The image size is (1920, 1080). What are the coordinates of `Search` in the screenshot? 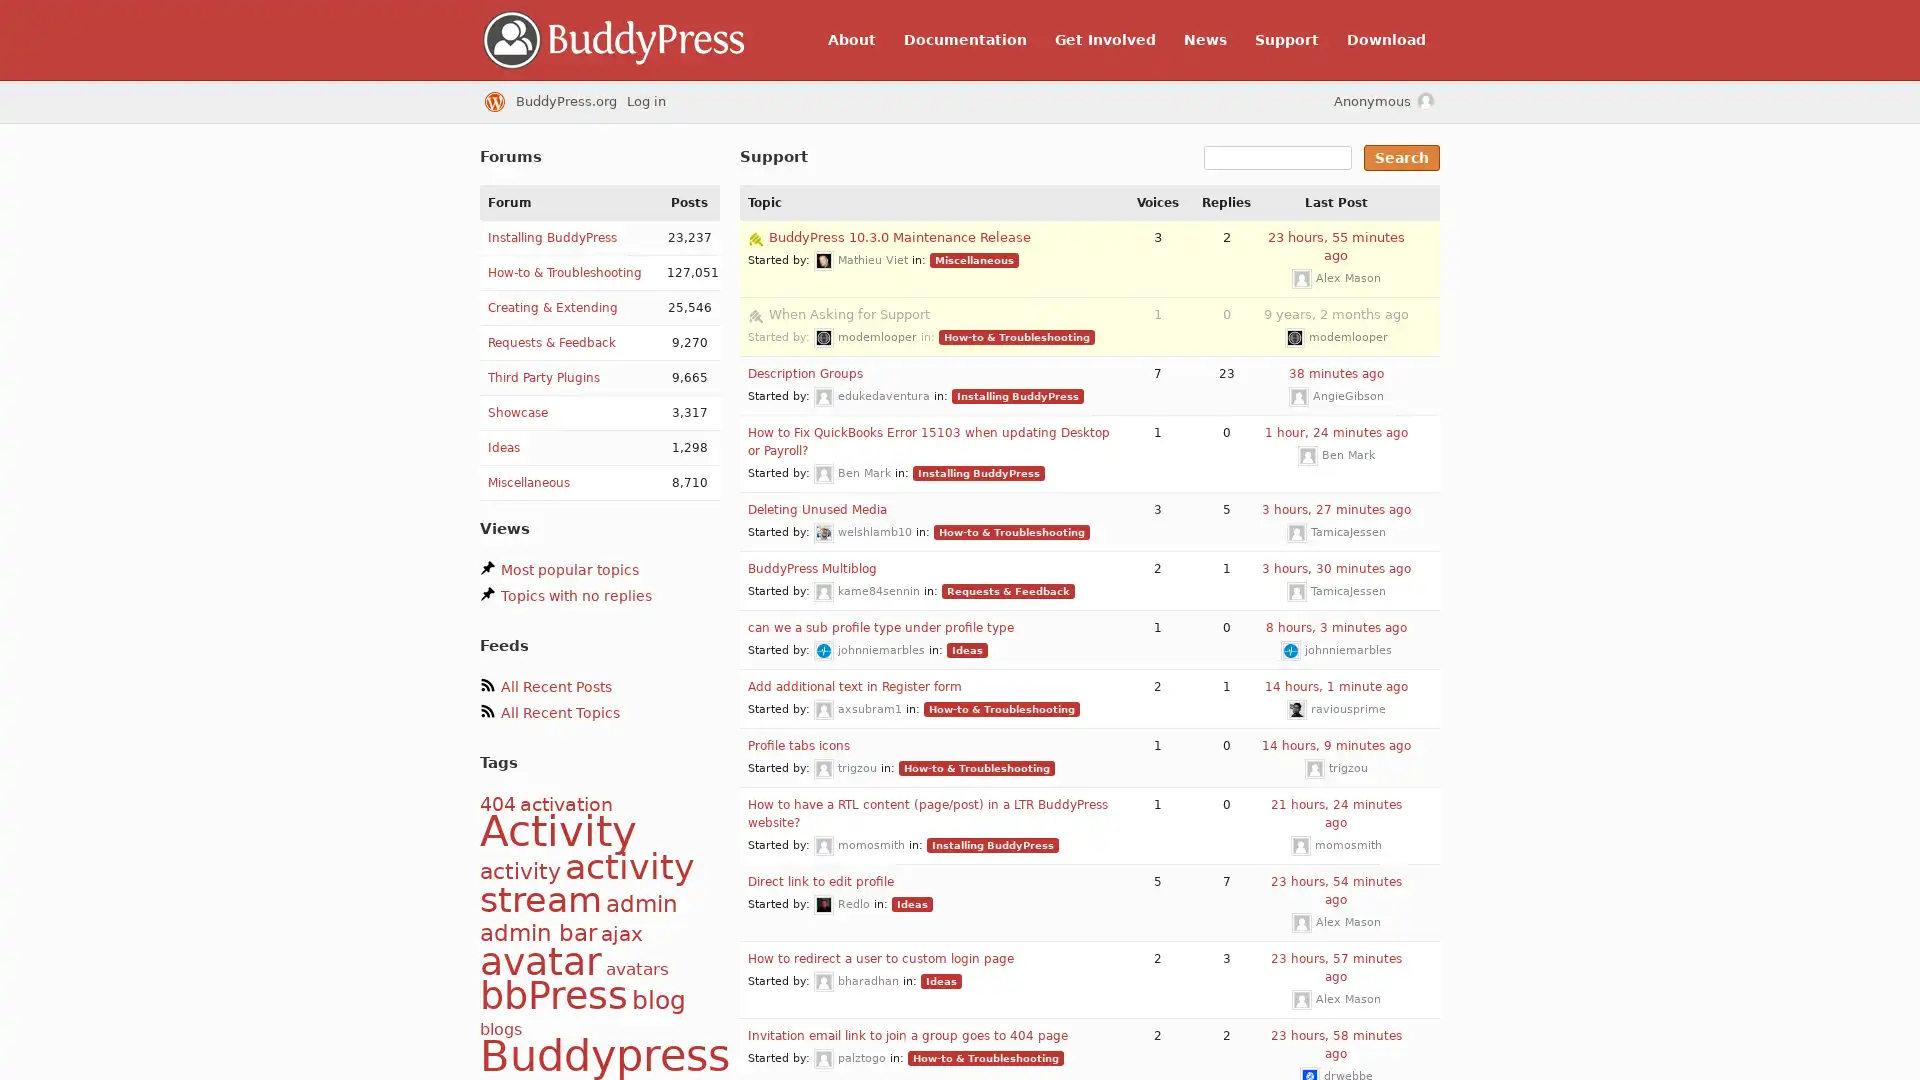 It's located at (1400, 157).